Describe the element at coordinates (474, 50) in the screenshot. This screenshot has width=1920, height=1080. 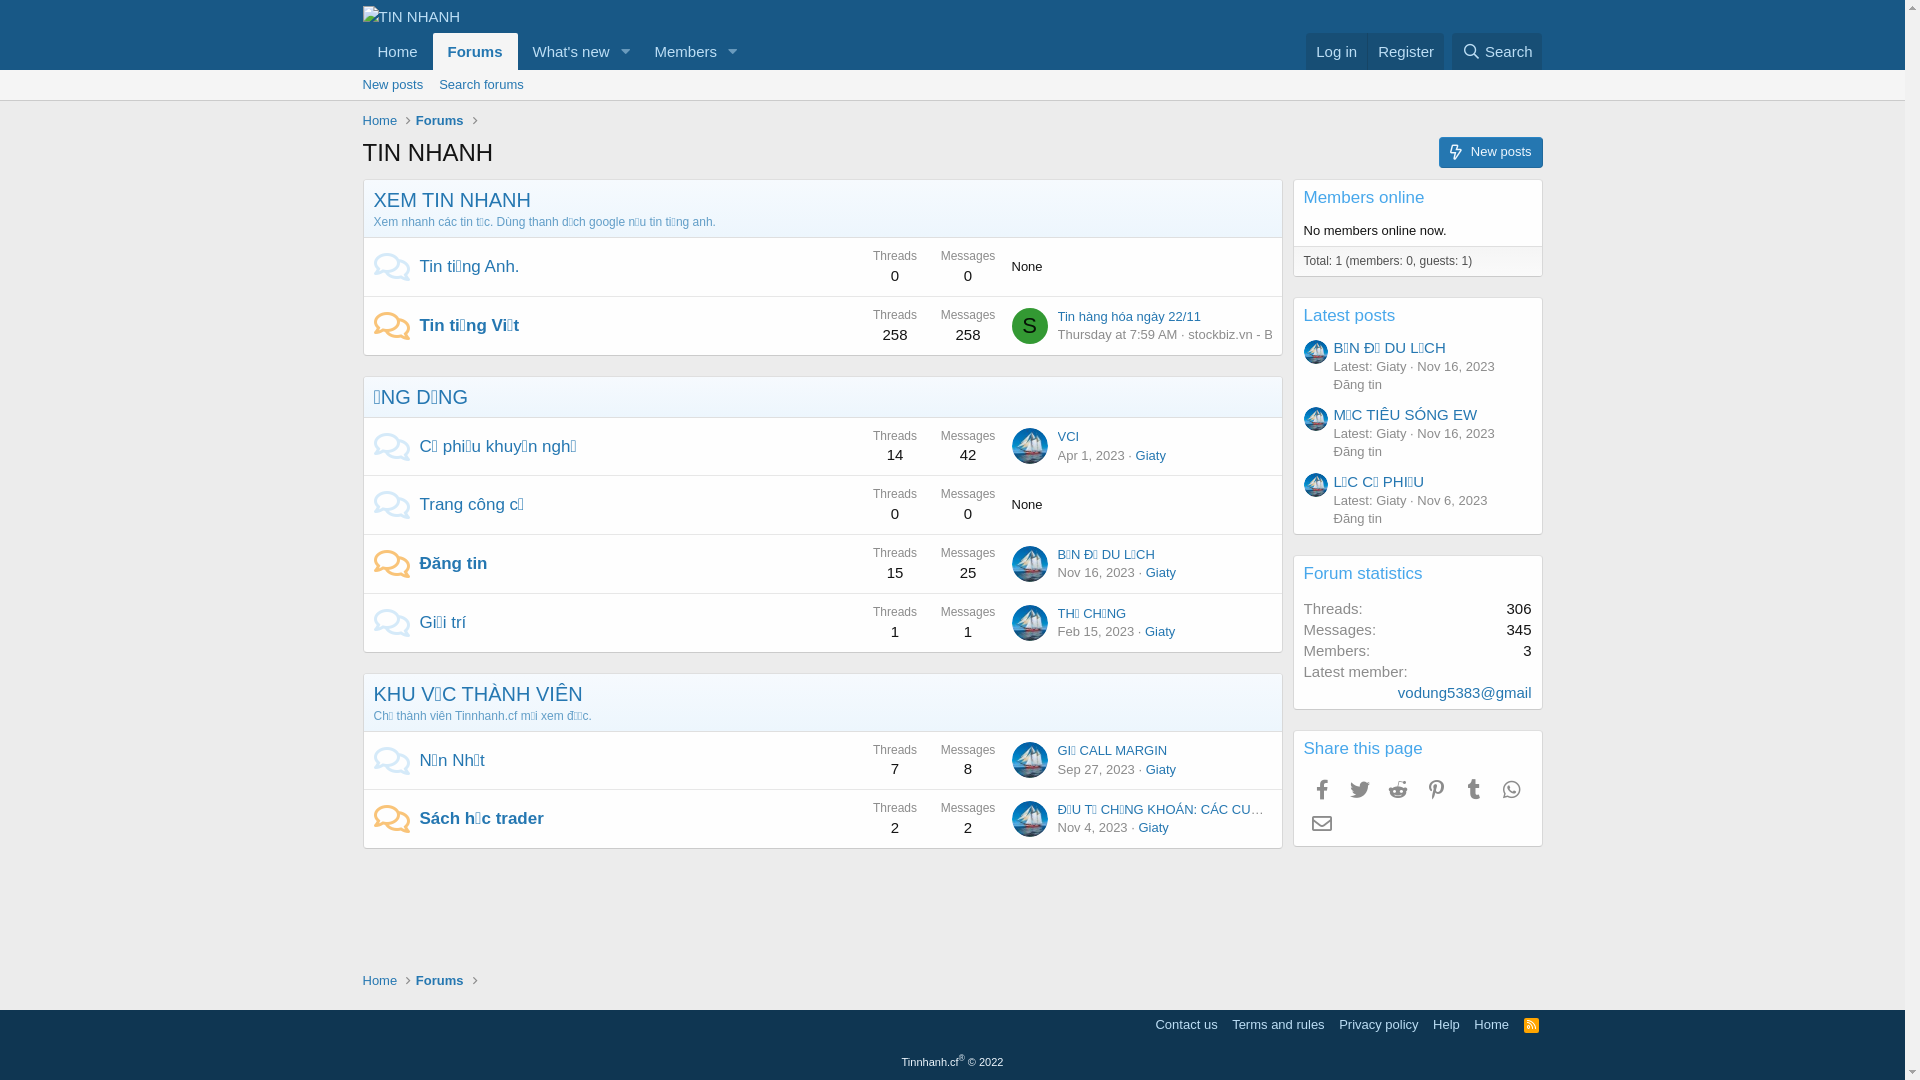
I see `'Forums'` at that location.